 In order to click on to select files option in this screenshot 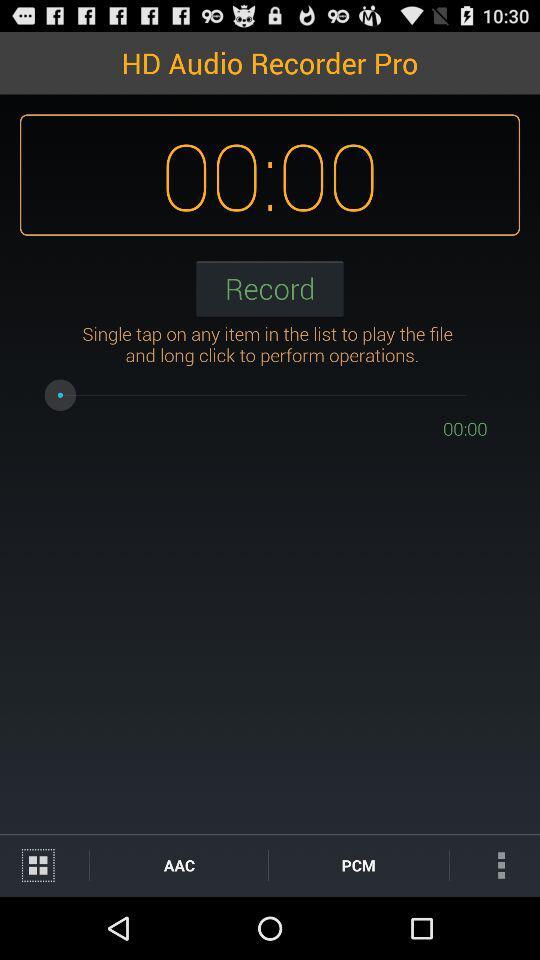, I will do `click(44, 864)`.